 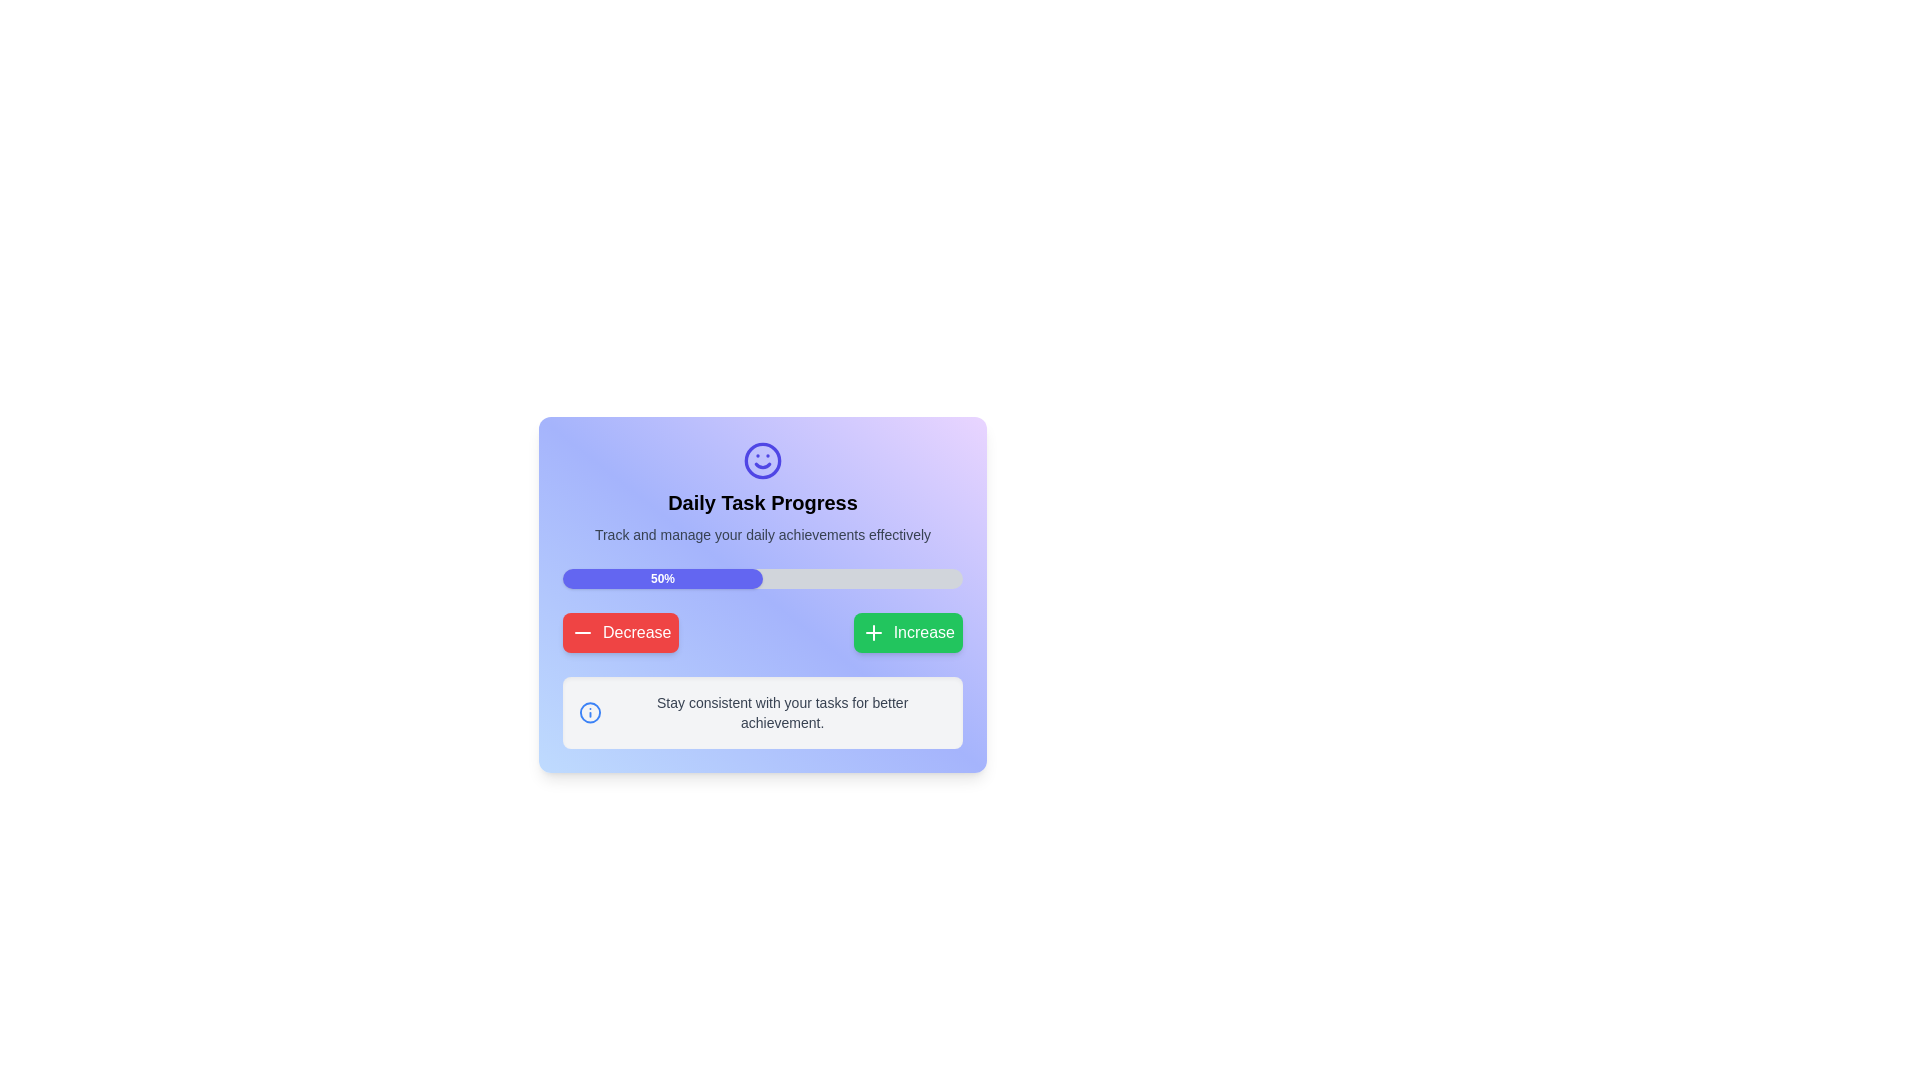 What do you see at coordinates (907, 632) in the screenshot?
I see `the 'Increase' button located at the bottom-right of the card interface to increment the displayed value` at bounding box center [907, 632].